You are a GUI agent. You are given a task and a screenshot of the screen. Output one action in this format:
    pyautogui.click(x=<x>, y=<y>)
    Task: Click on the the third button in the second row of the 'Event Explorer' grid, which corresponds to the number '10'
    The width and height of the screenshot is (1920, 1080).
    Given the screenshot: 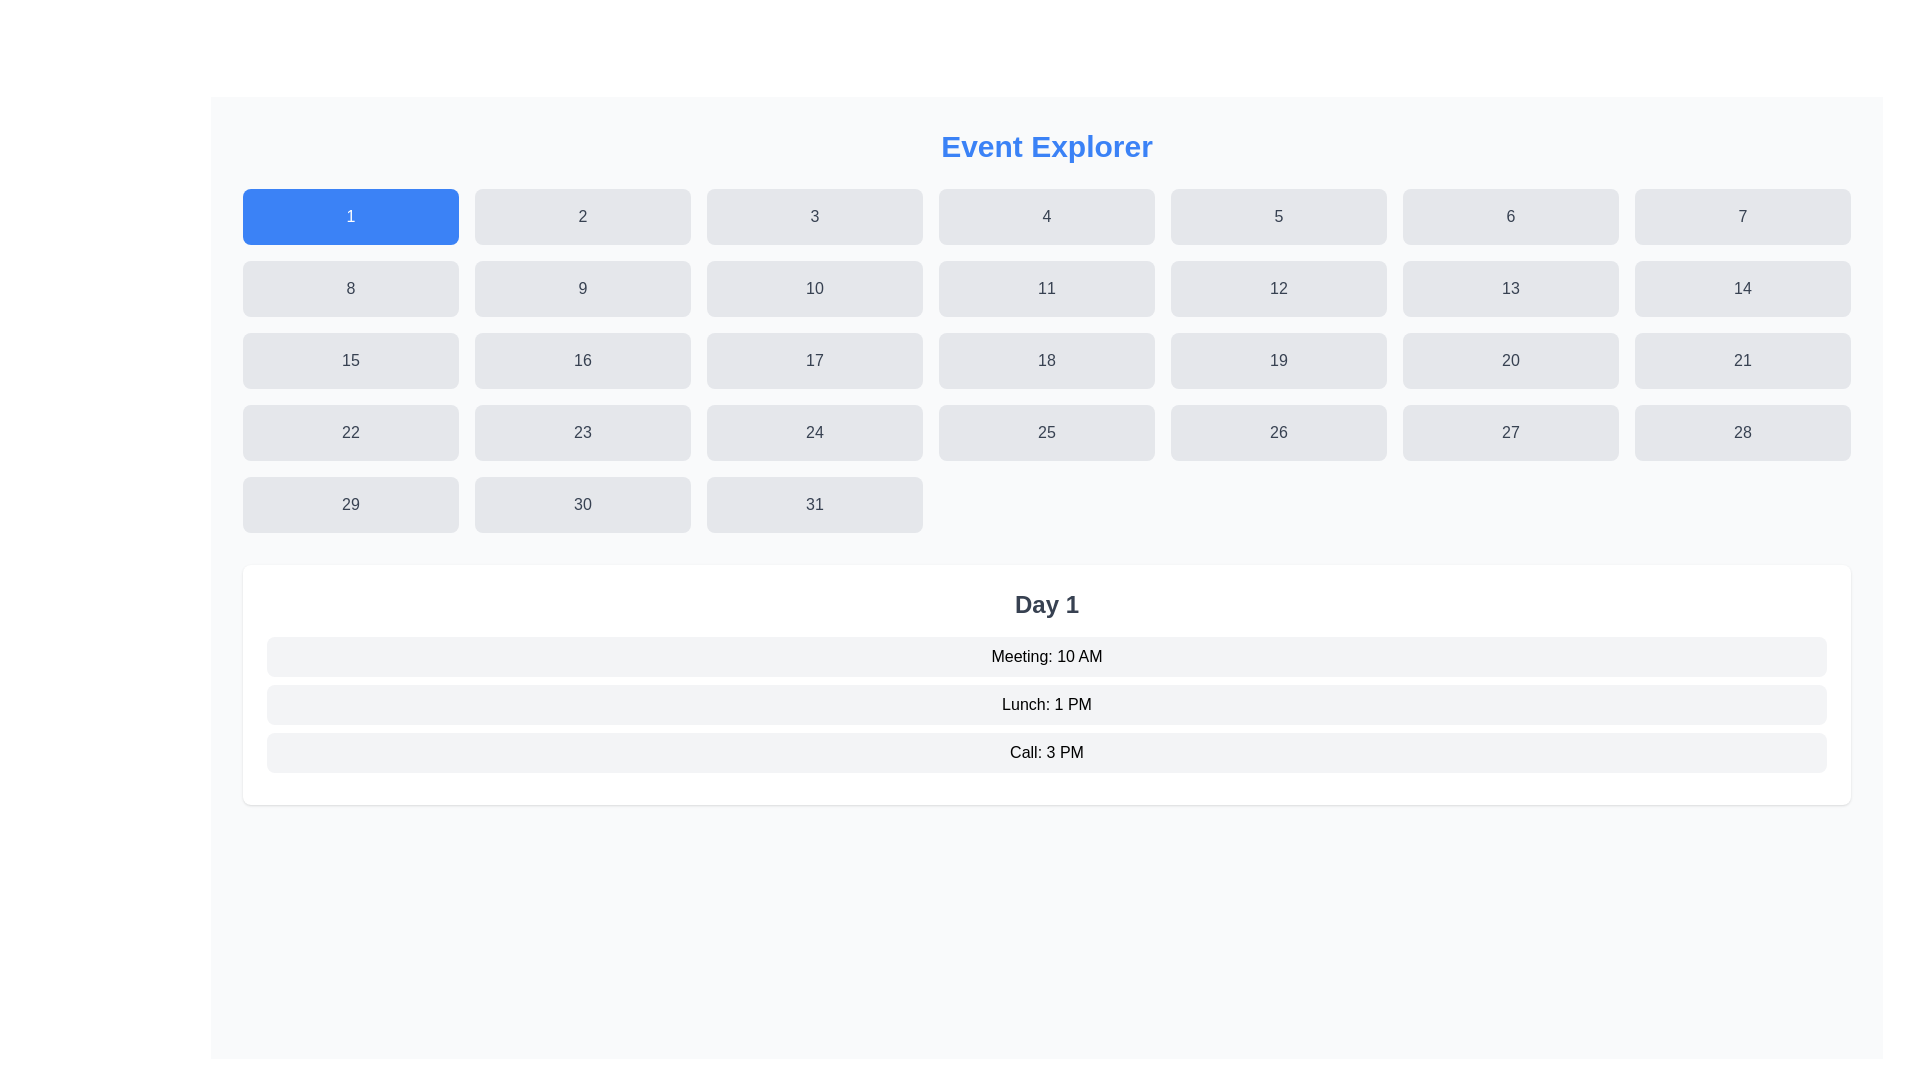 What is the action you would take?
    pyautogui.click(x=815, y=289)
    